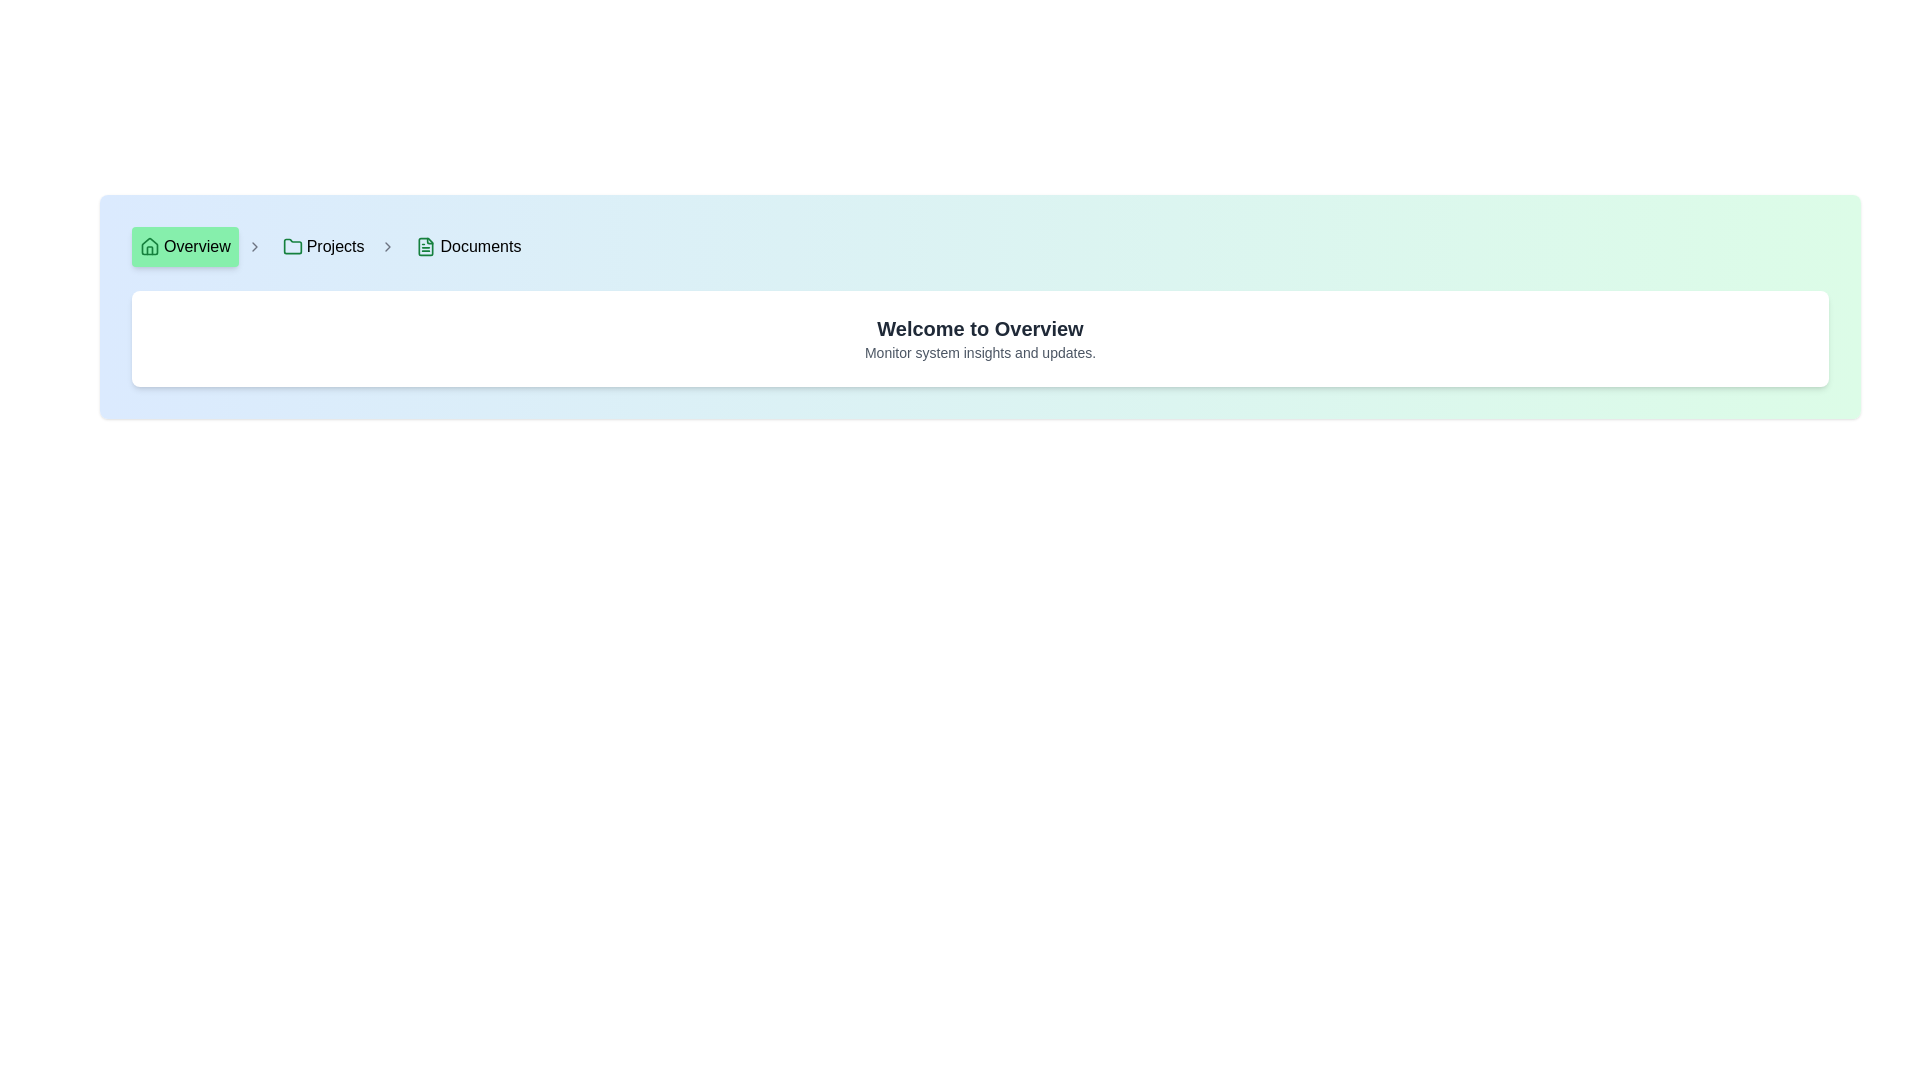 This screenshot has height=1080, width=1920. What do you see at coordinates (335, 245) in the screenshot?
I see `the text label displaying 'Projects' in black font, which is part of the breadcrumb navigation bar and positioned between 'Overview' and 'Documents'` at bounding box center [335, 245].